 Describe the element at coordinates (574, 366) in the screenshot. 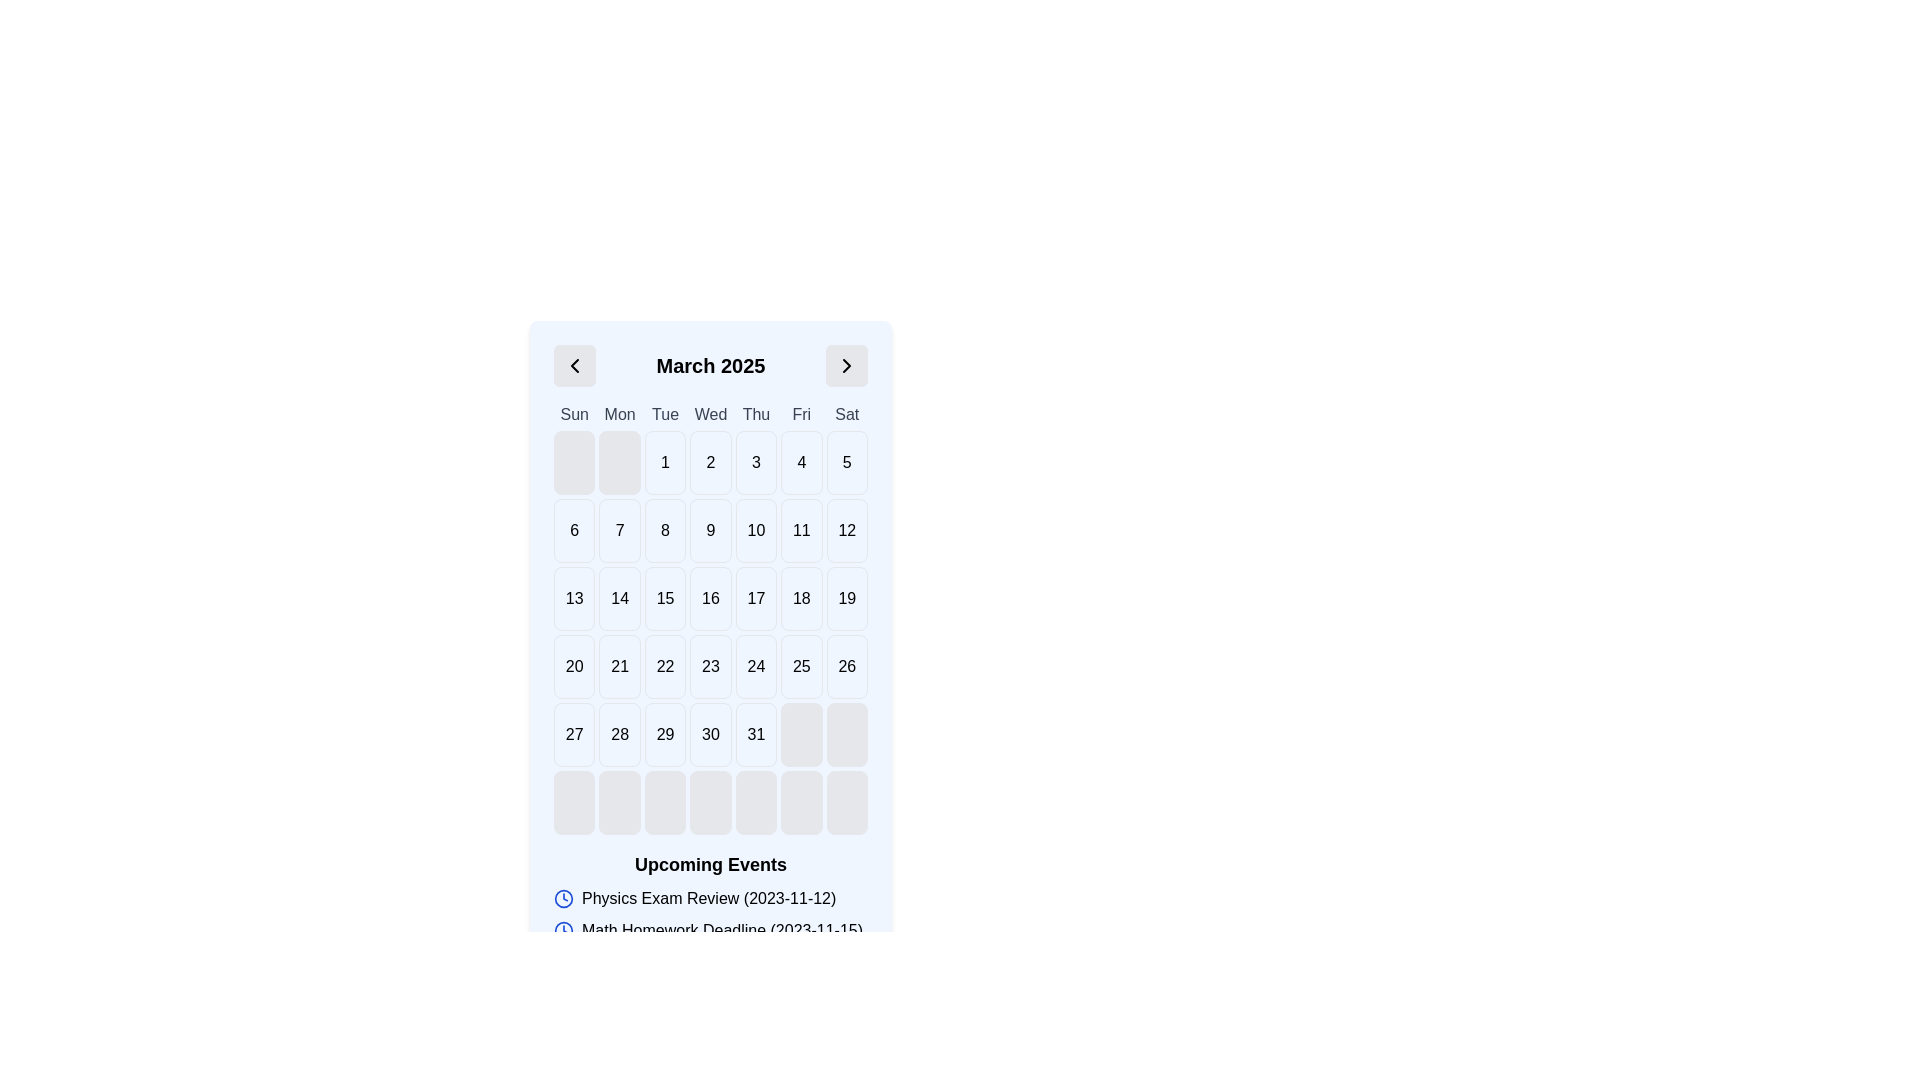

I see `the navigation icon within the left button next to the month/year header 'March 2025'` at that location.